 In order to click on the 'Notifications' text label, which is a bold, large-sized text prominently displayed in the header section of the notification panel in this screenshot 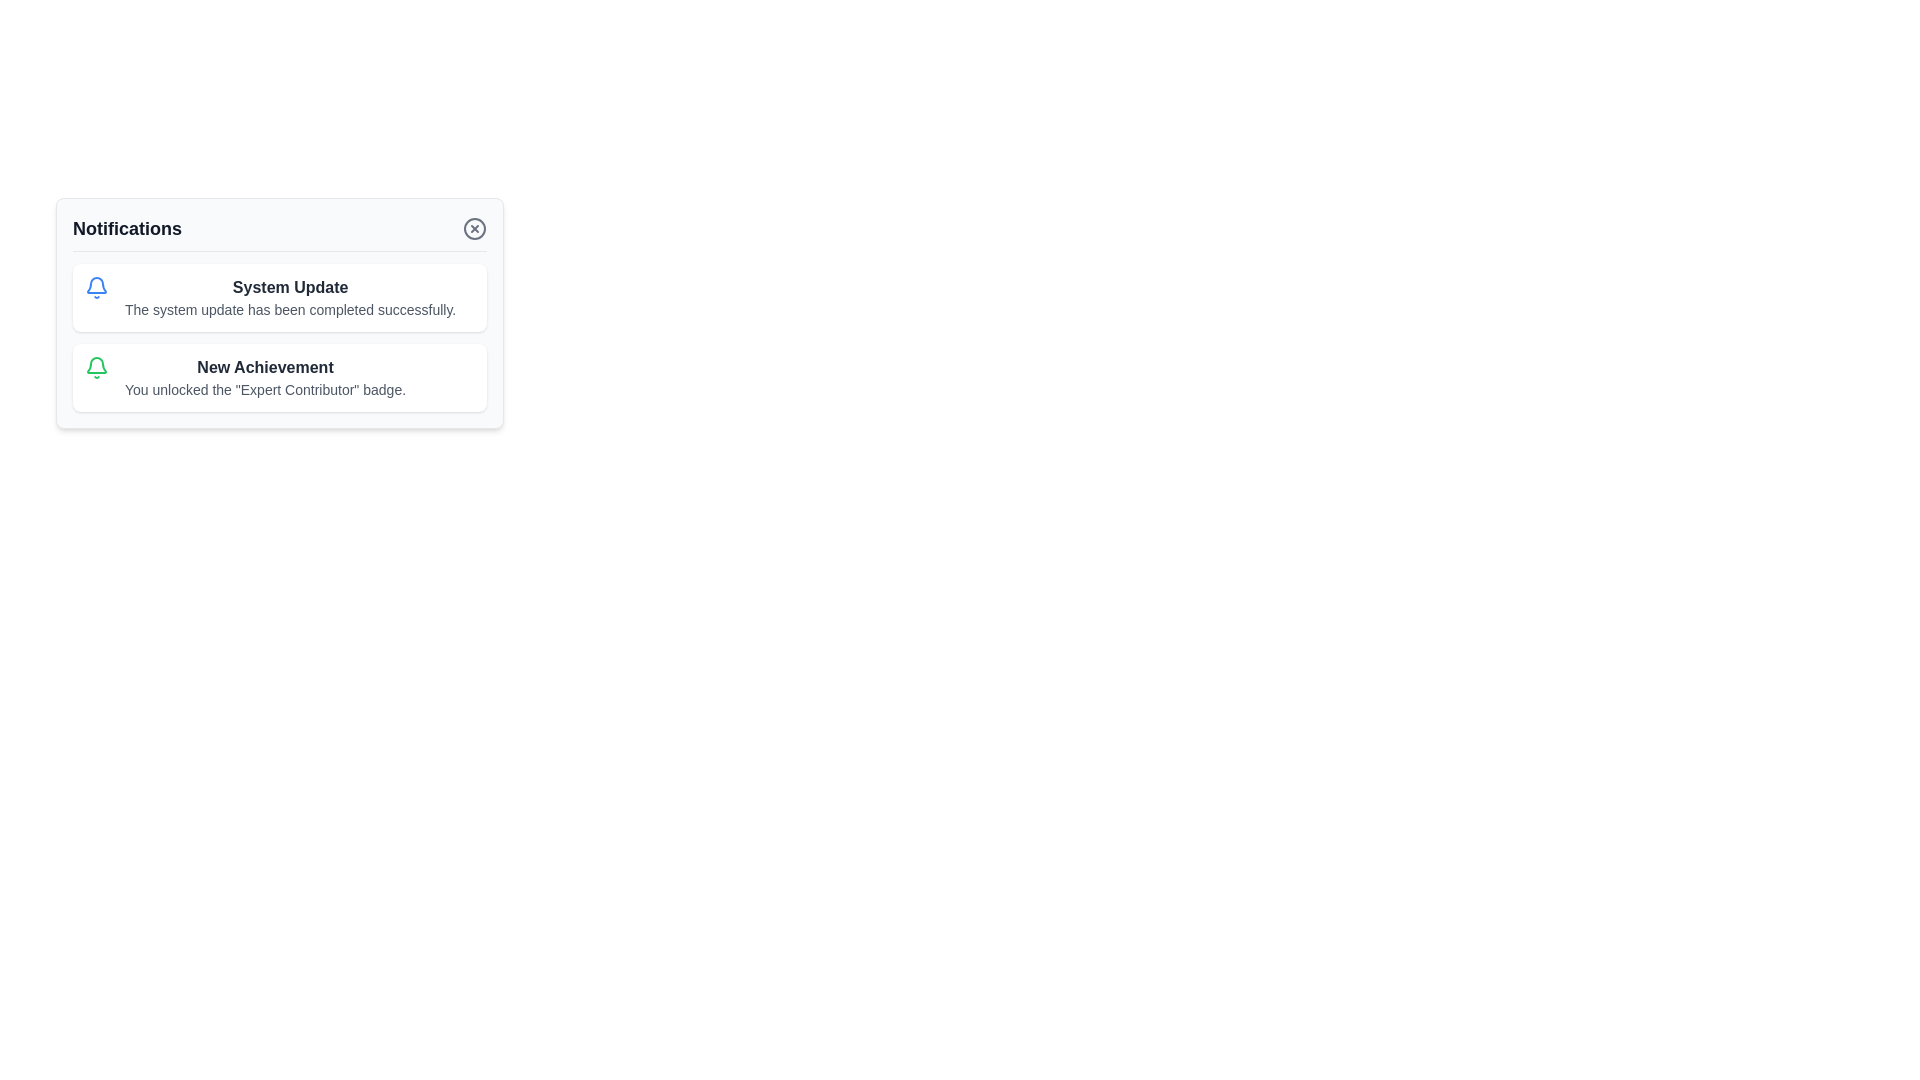, I will do `click(126, 227)`.